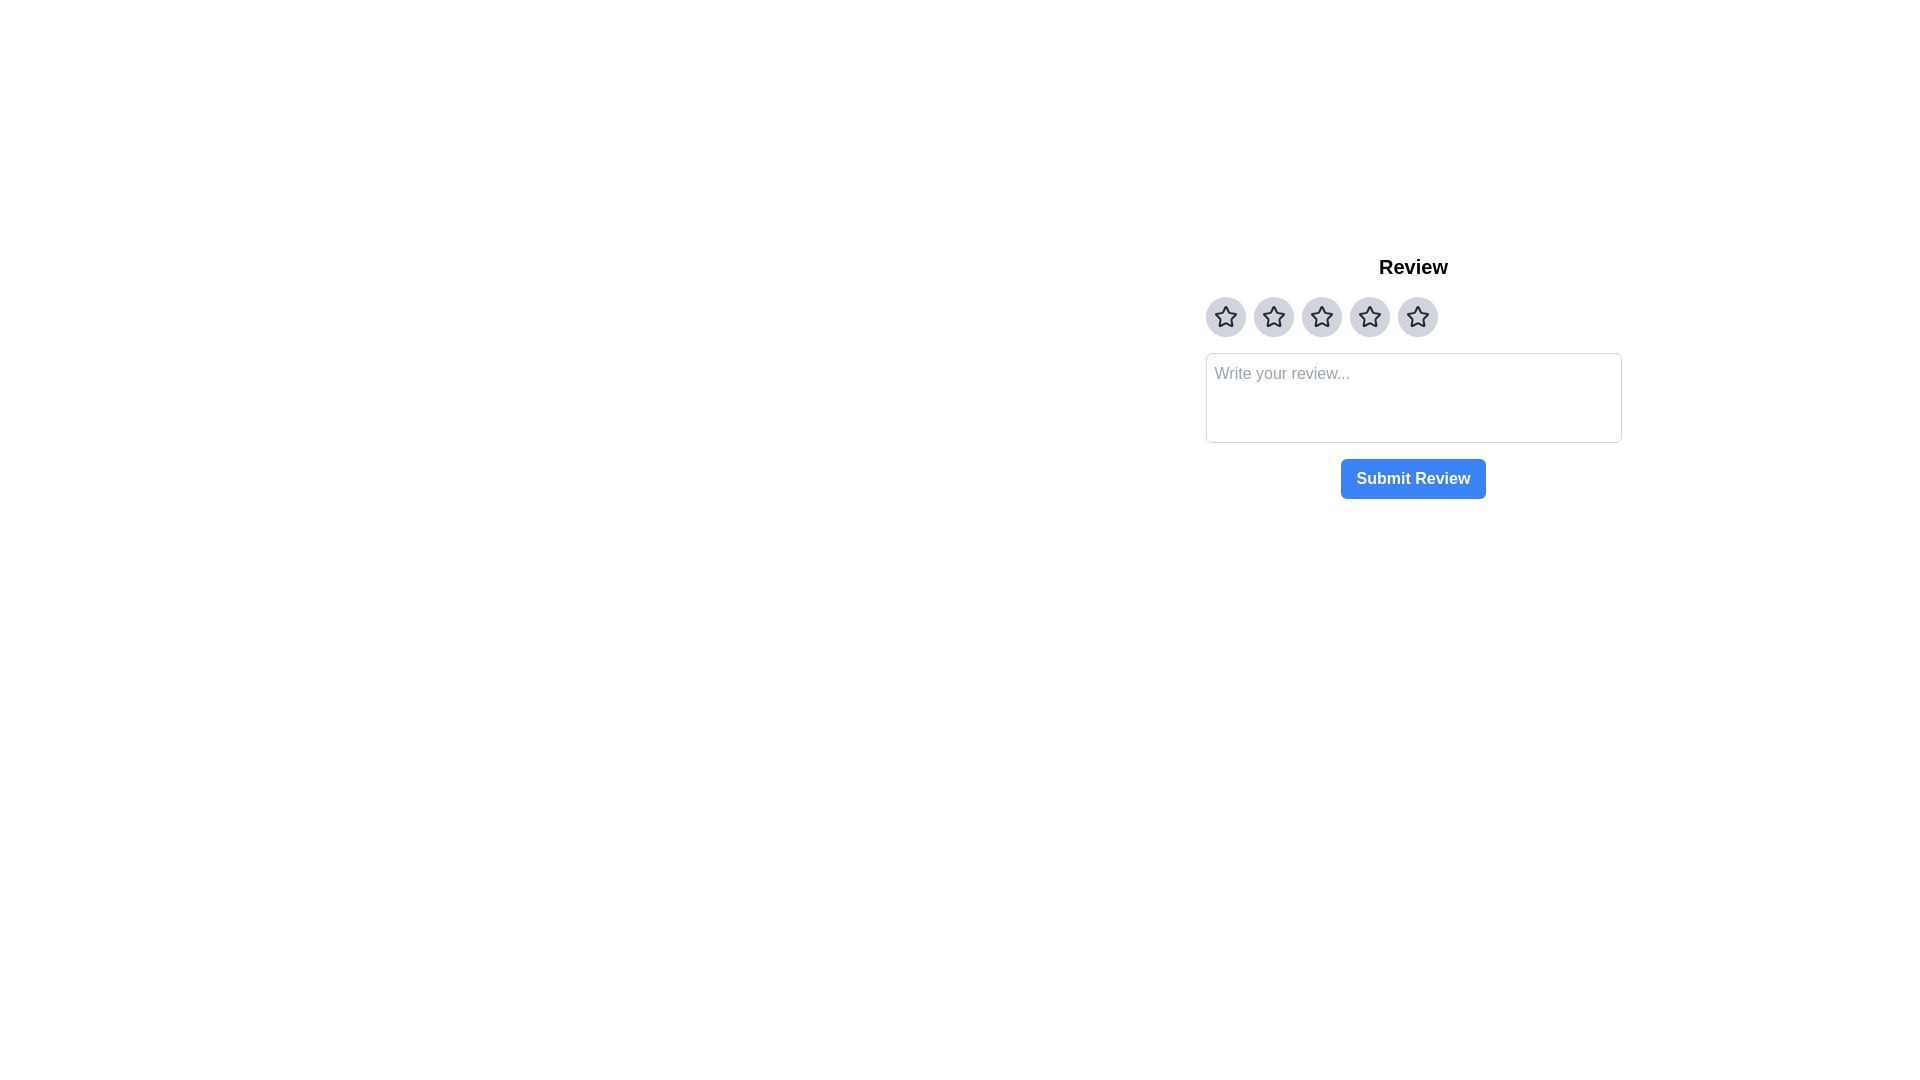 The height and width of the screenshot is (1080, 1920). Describe the element at coordinates (1412, 478) in the screenshot. I see `the submit button located at the bottom of the review submission interface` at that location.